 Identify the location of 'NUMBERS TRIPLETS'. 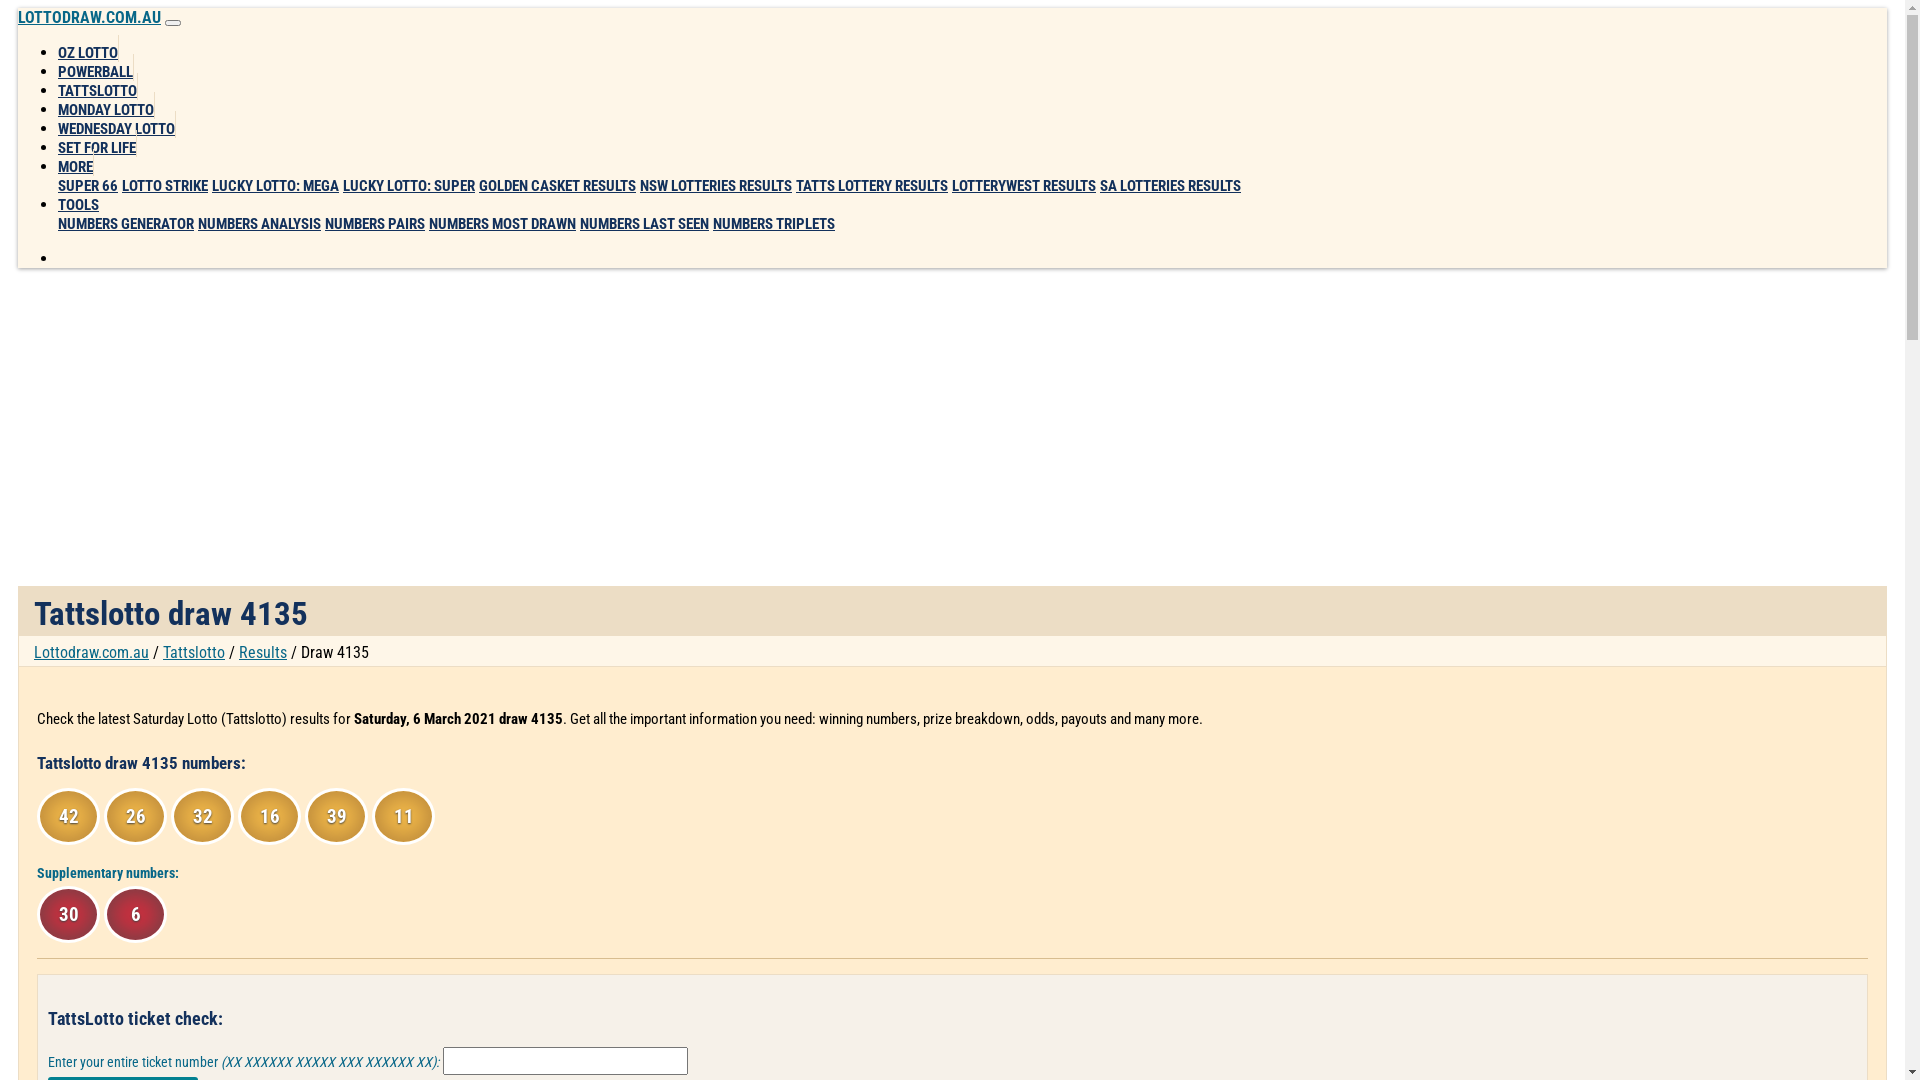
(772, 223).